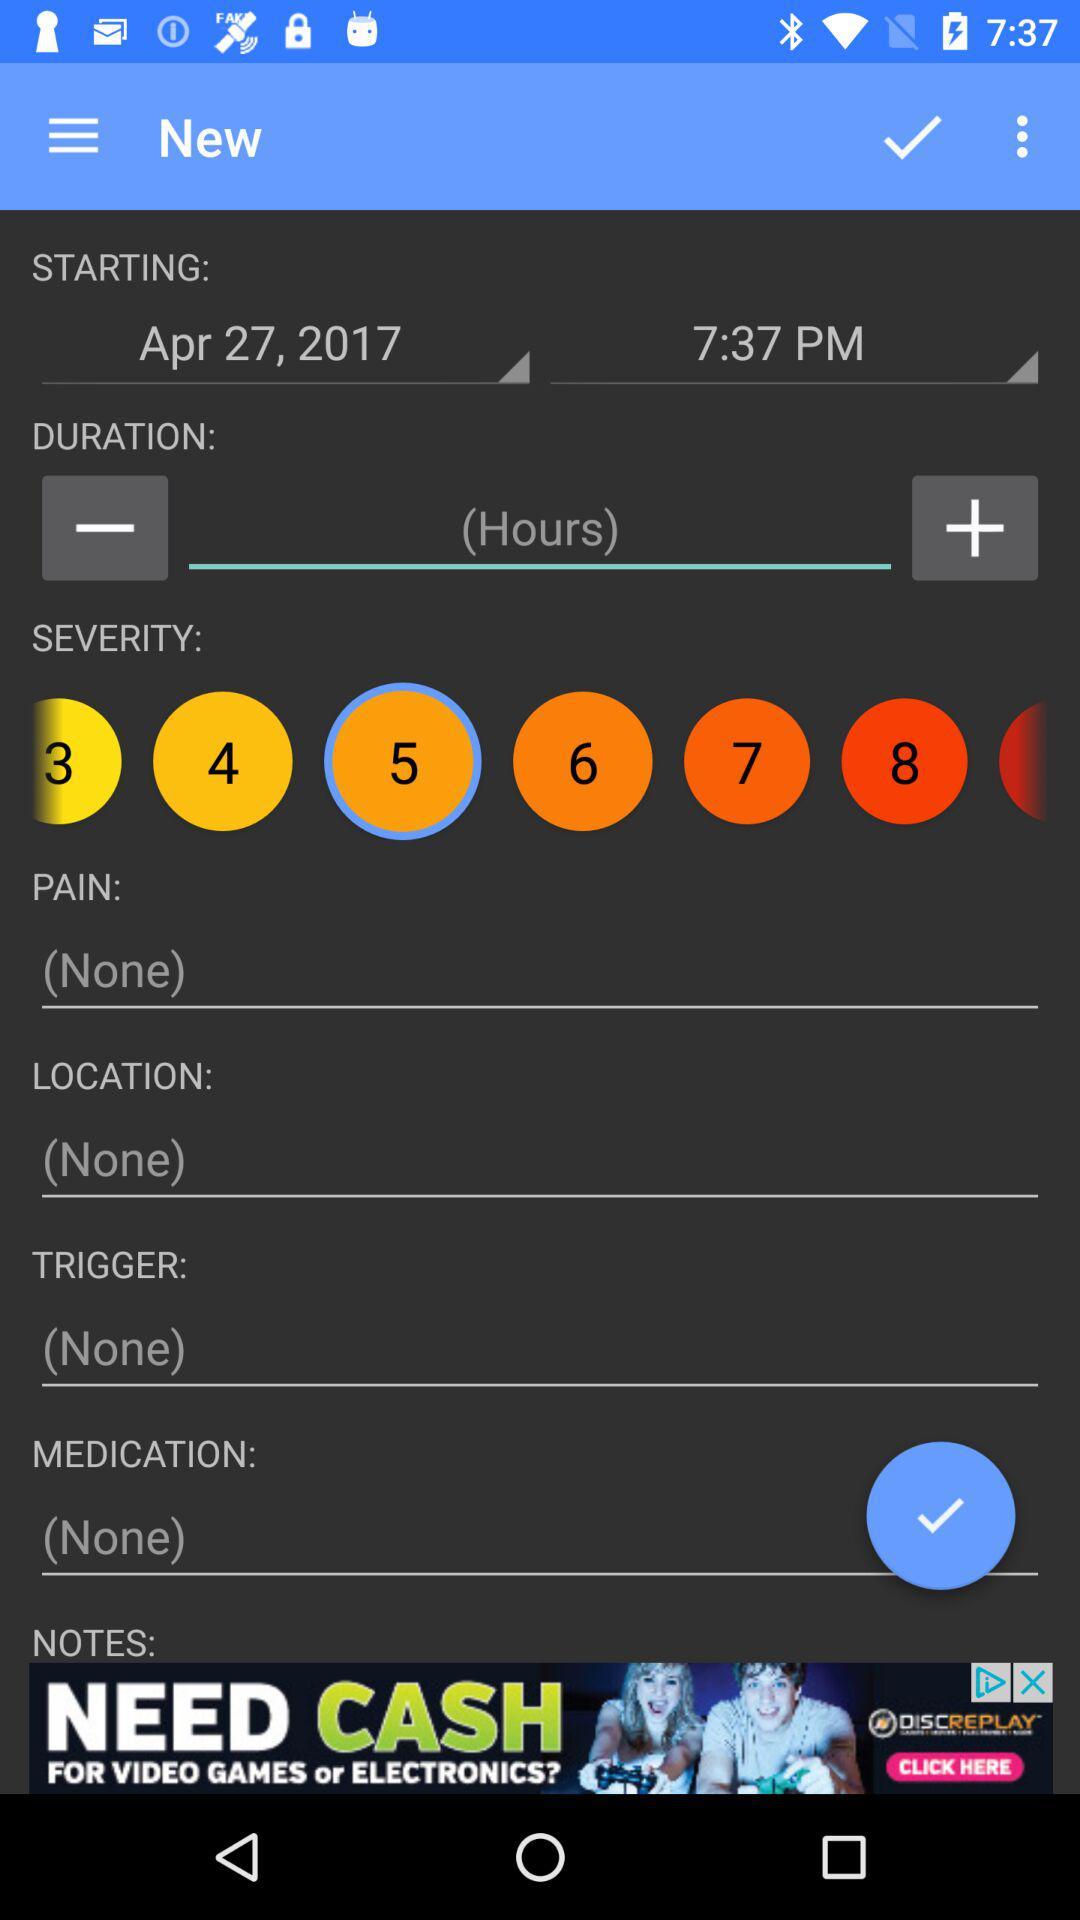 The height and width of the screenshot is (1920, 1080). I want to click on the check icon, so click(940, 1522).